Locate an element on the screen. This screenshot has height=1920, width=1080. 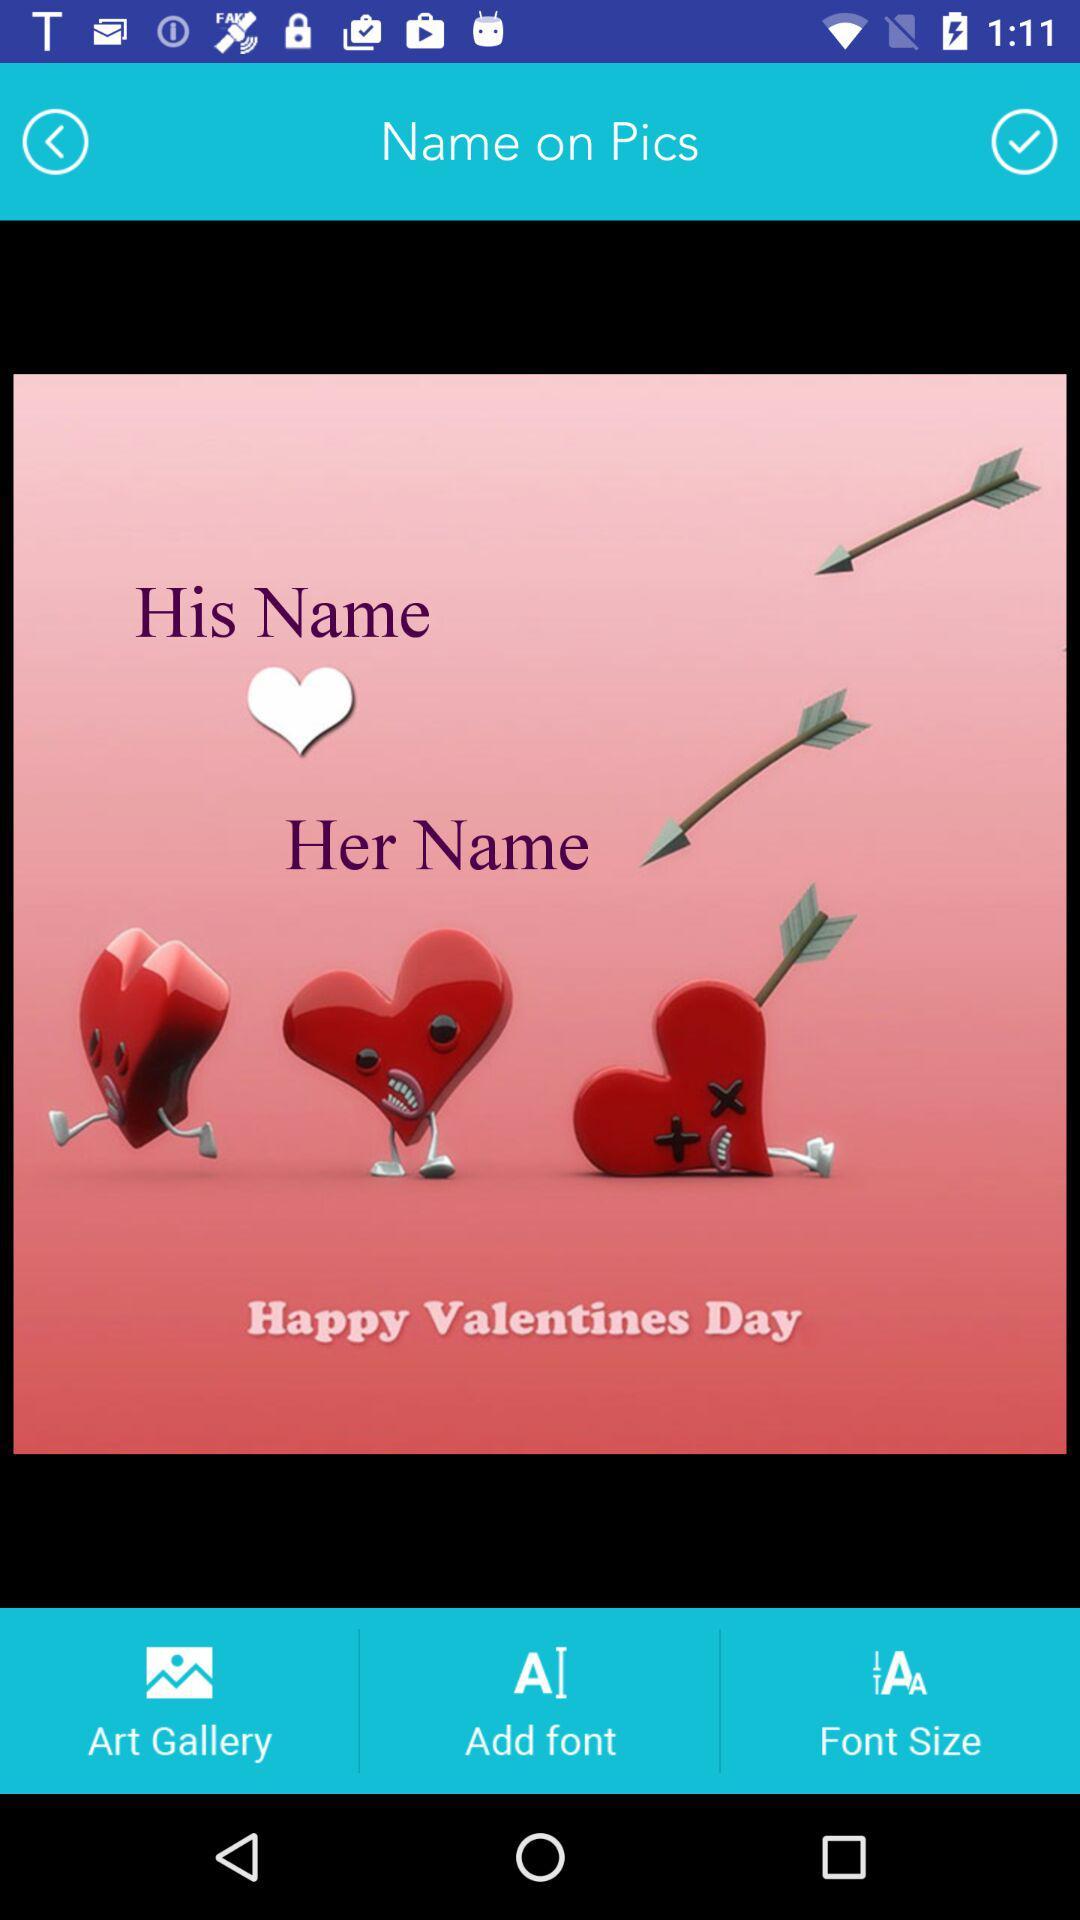
change font size is located at coordinates (900, 1699).